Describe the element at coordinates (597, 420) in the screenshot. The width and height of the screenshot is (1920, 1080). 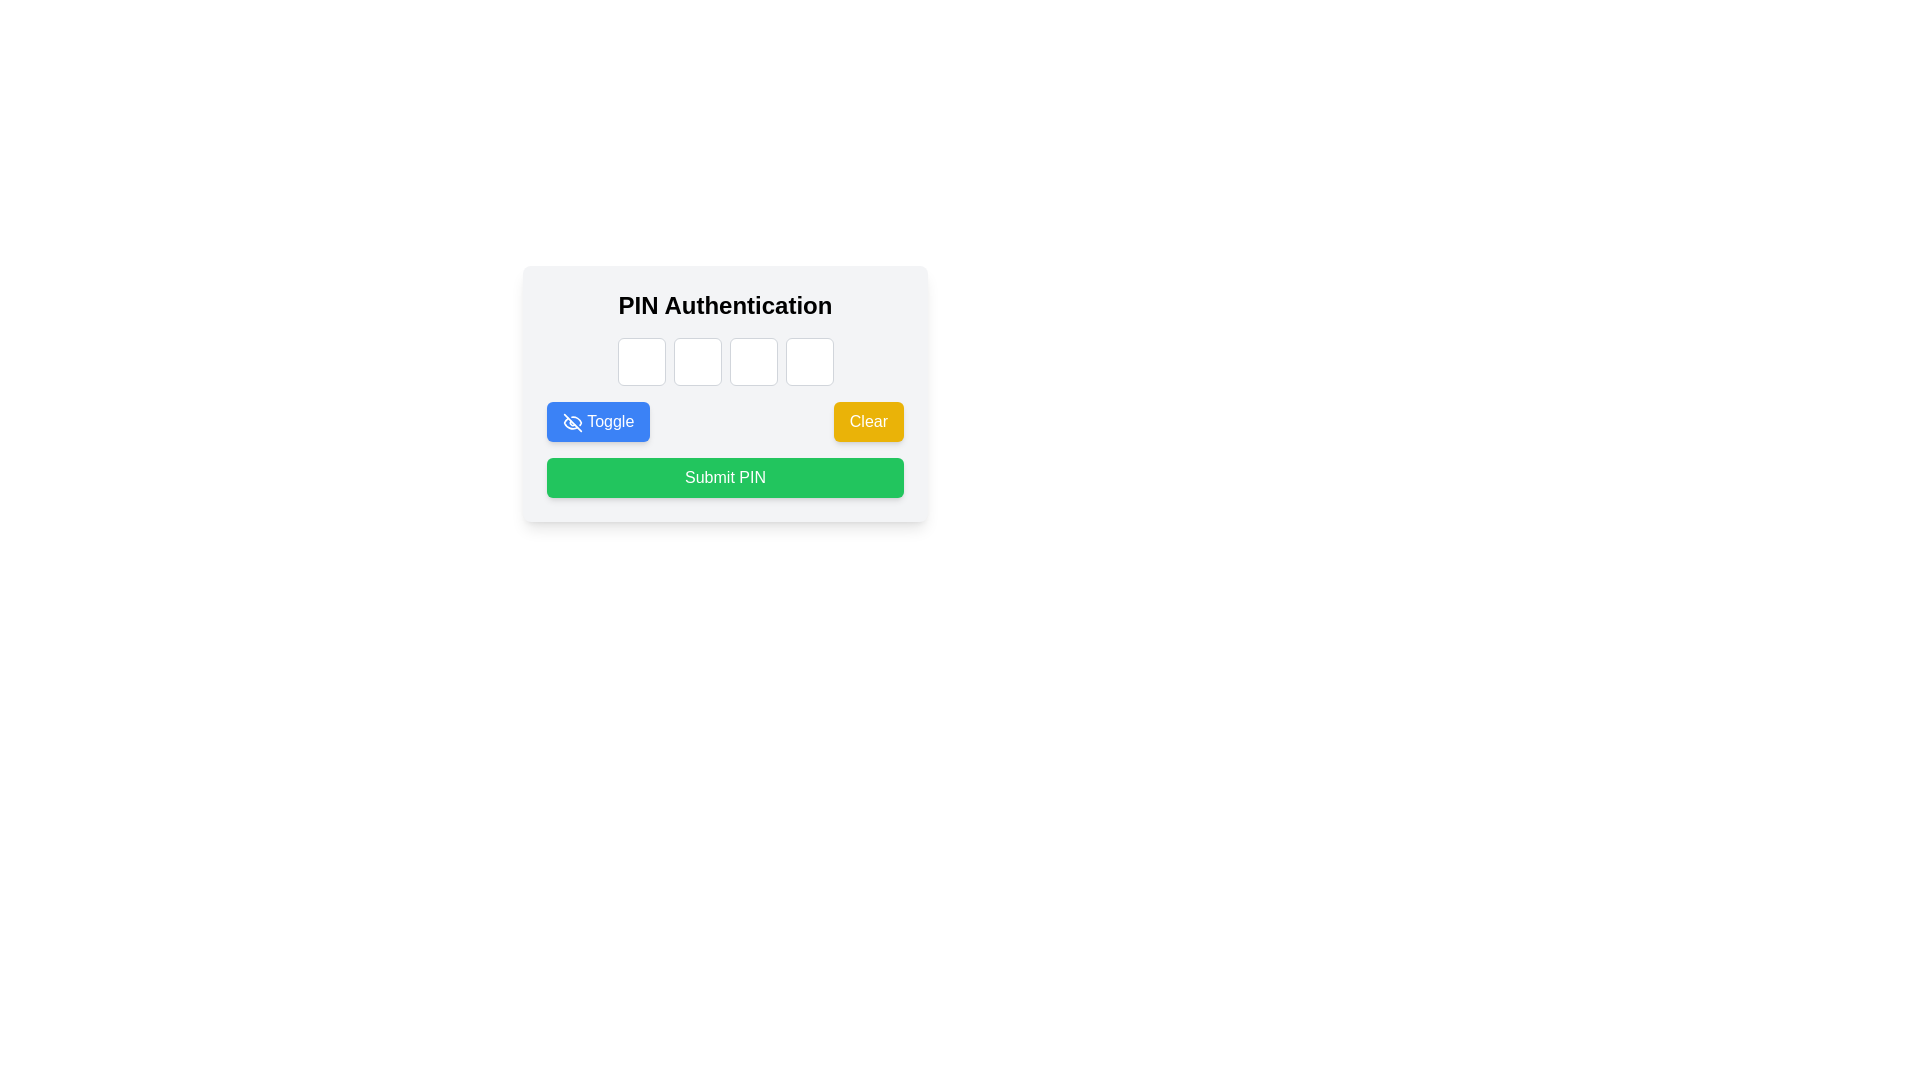
I see `the blue 'Toggle' button with white text and a crossed-out eye icon` at that location.